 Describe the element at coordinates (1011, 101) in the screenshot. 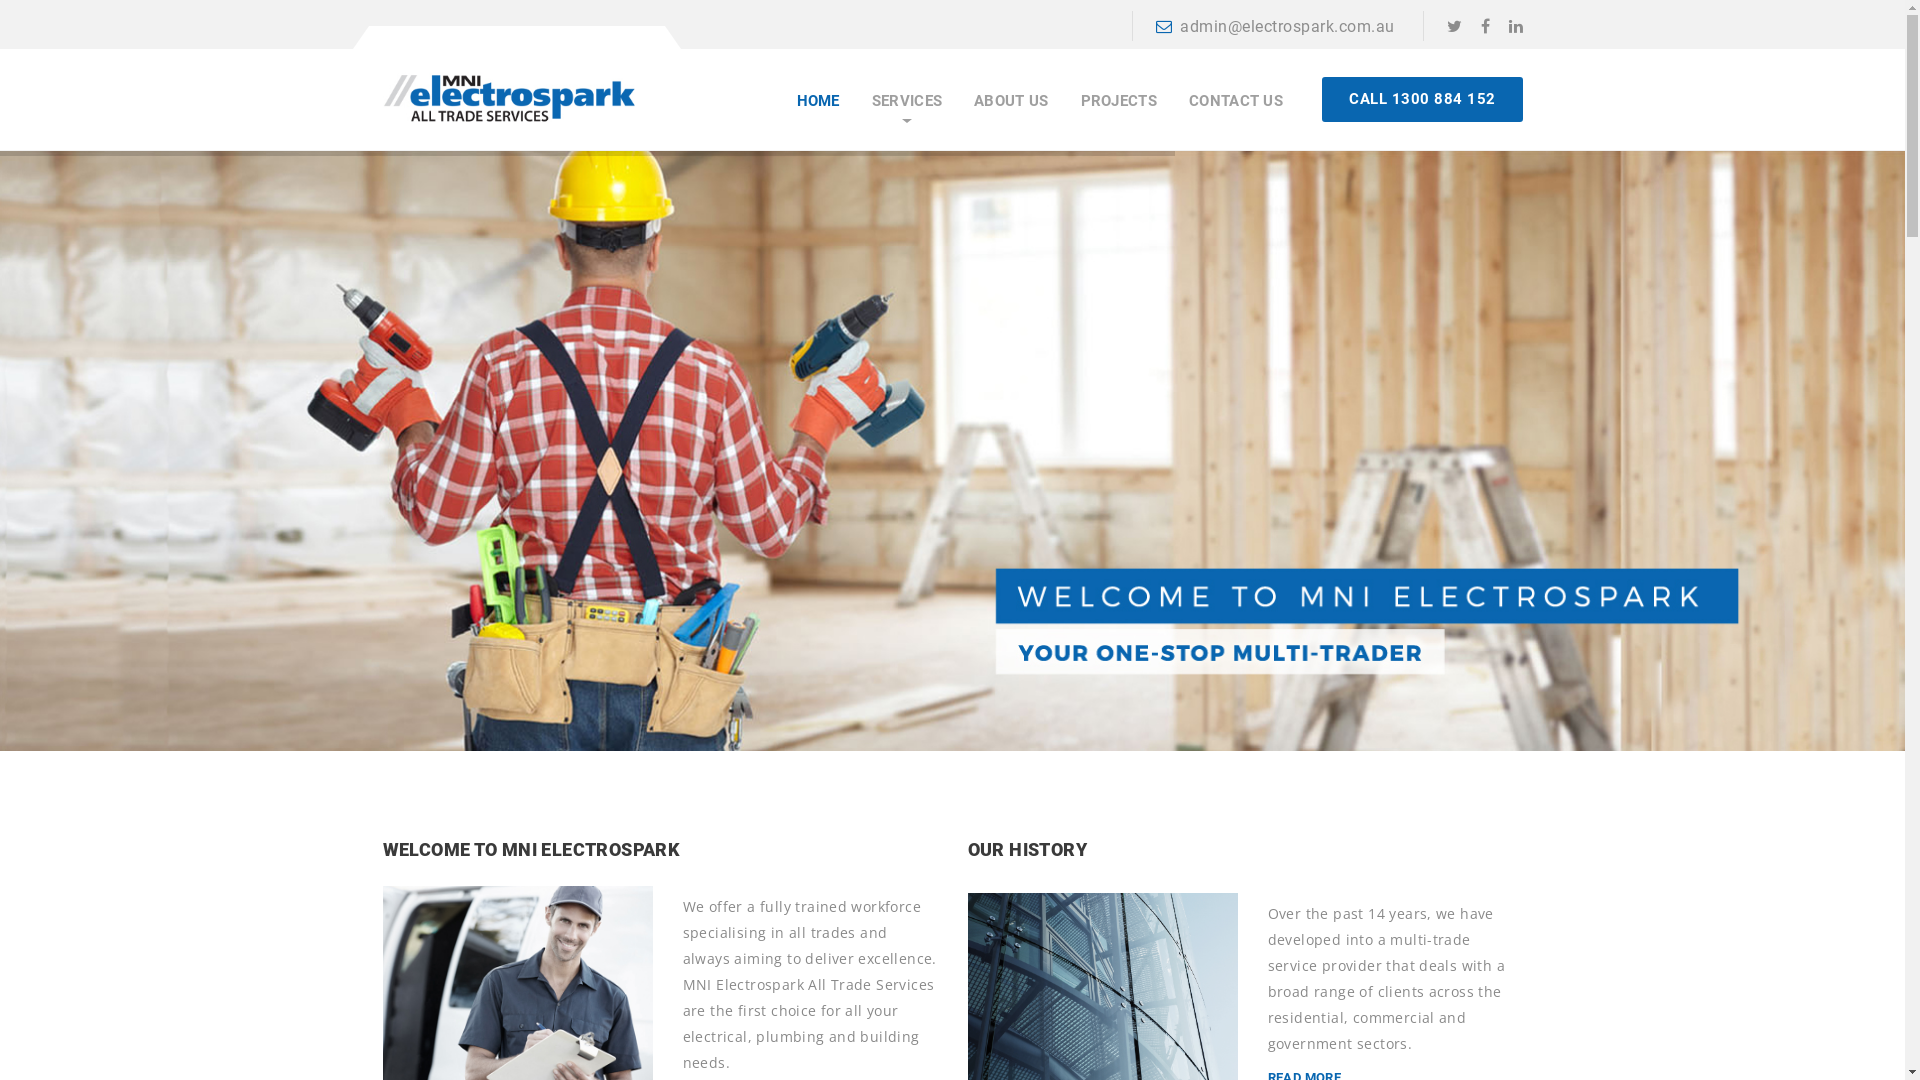

I see `'ABOUT US'` at that location.